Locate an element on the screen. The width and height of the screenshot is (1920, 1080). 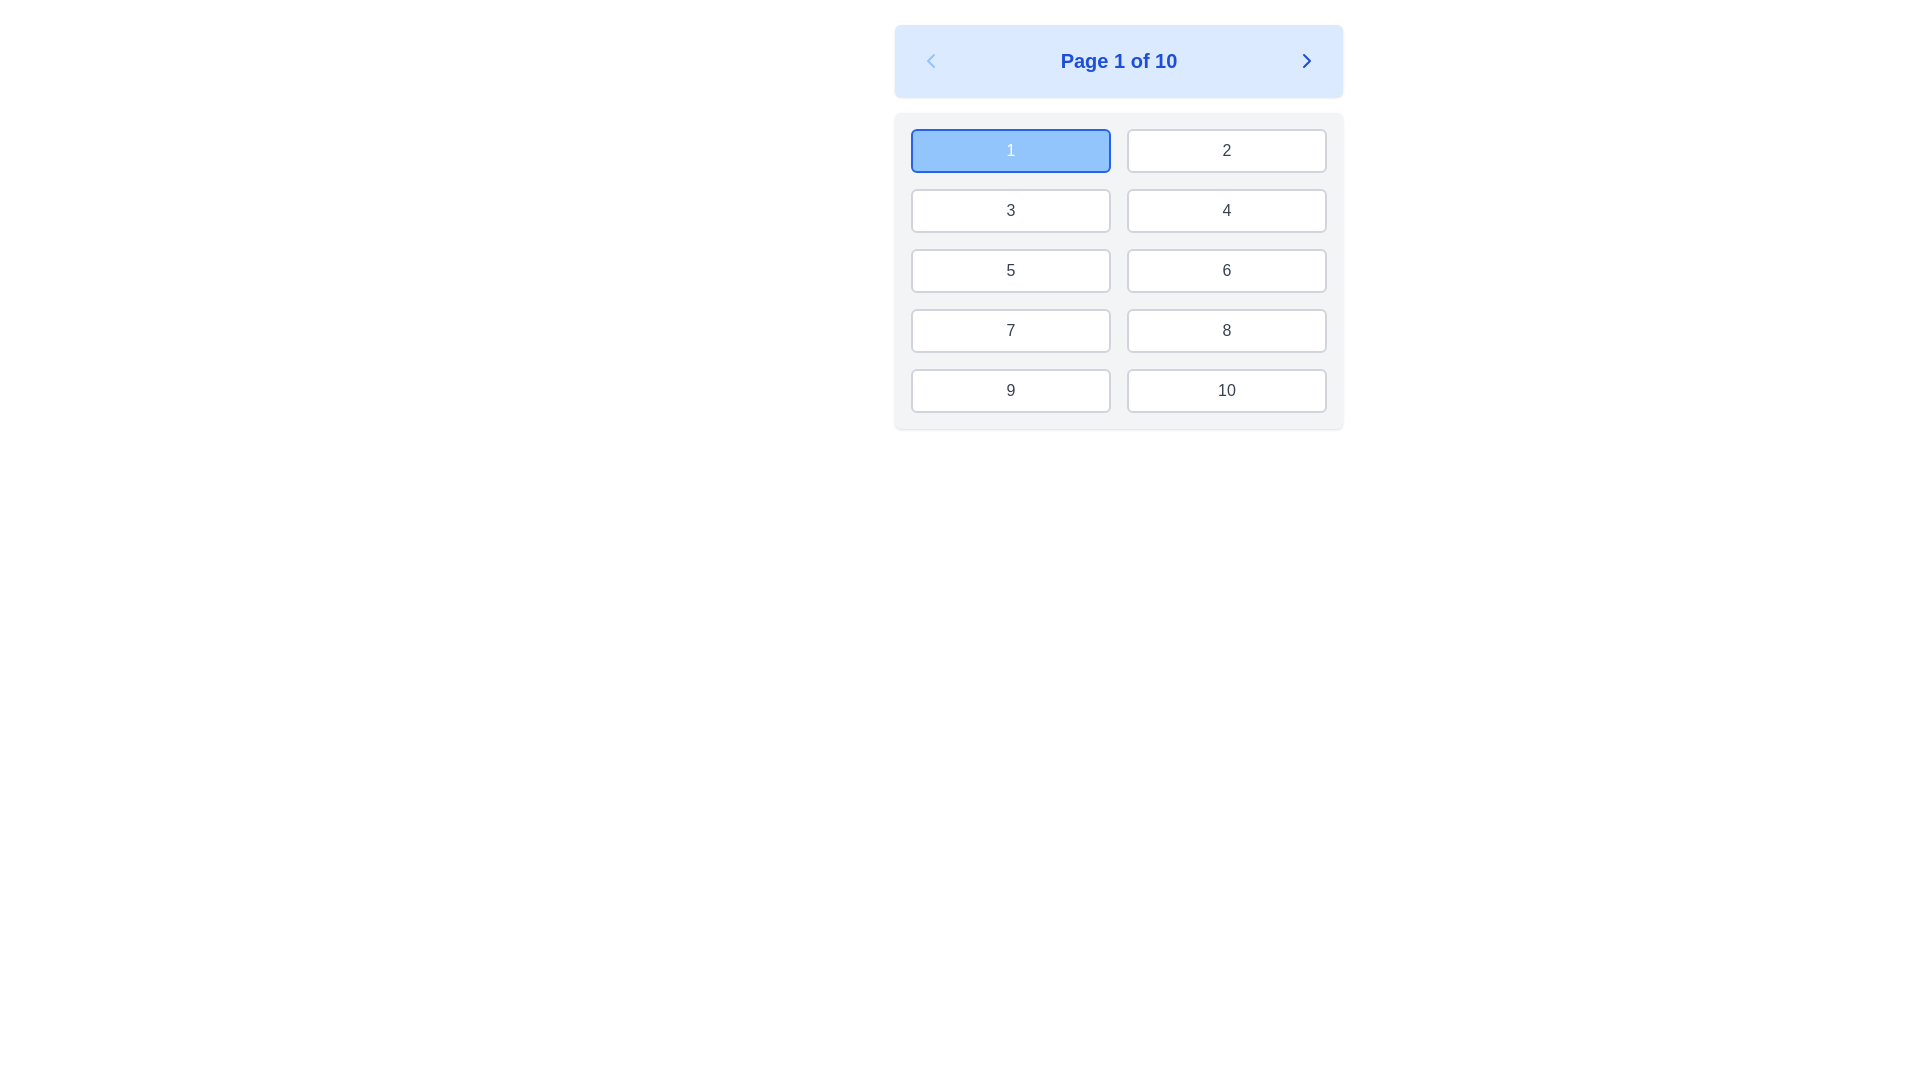
the button labeled '10' located in the bottom right of the grid layout on 'Page 1 of 10' to visualize its hover effects is located at coordinates (1226, 390).